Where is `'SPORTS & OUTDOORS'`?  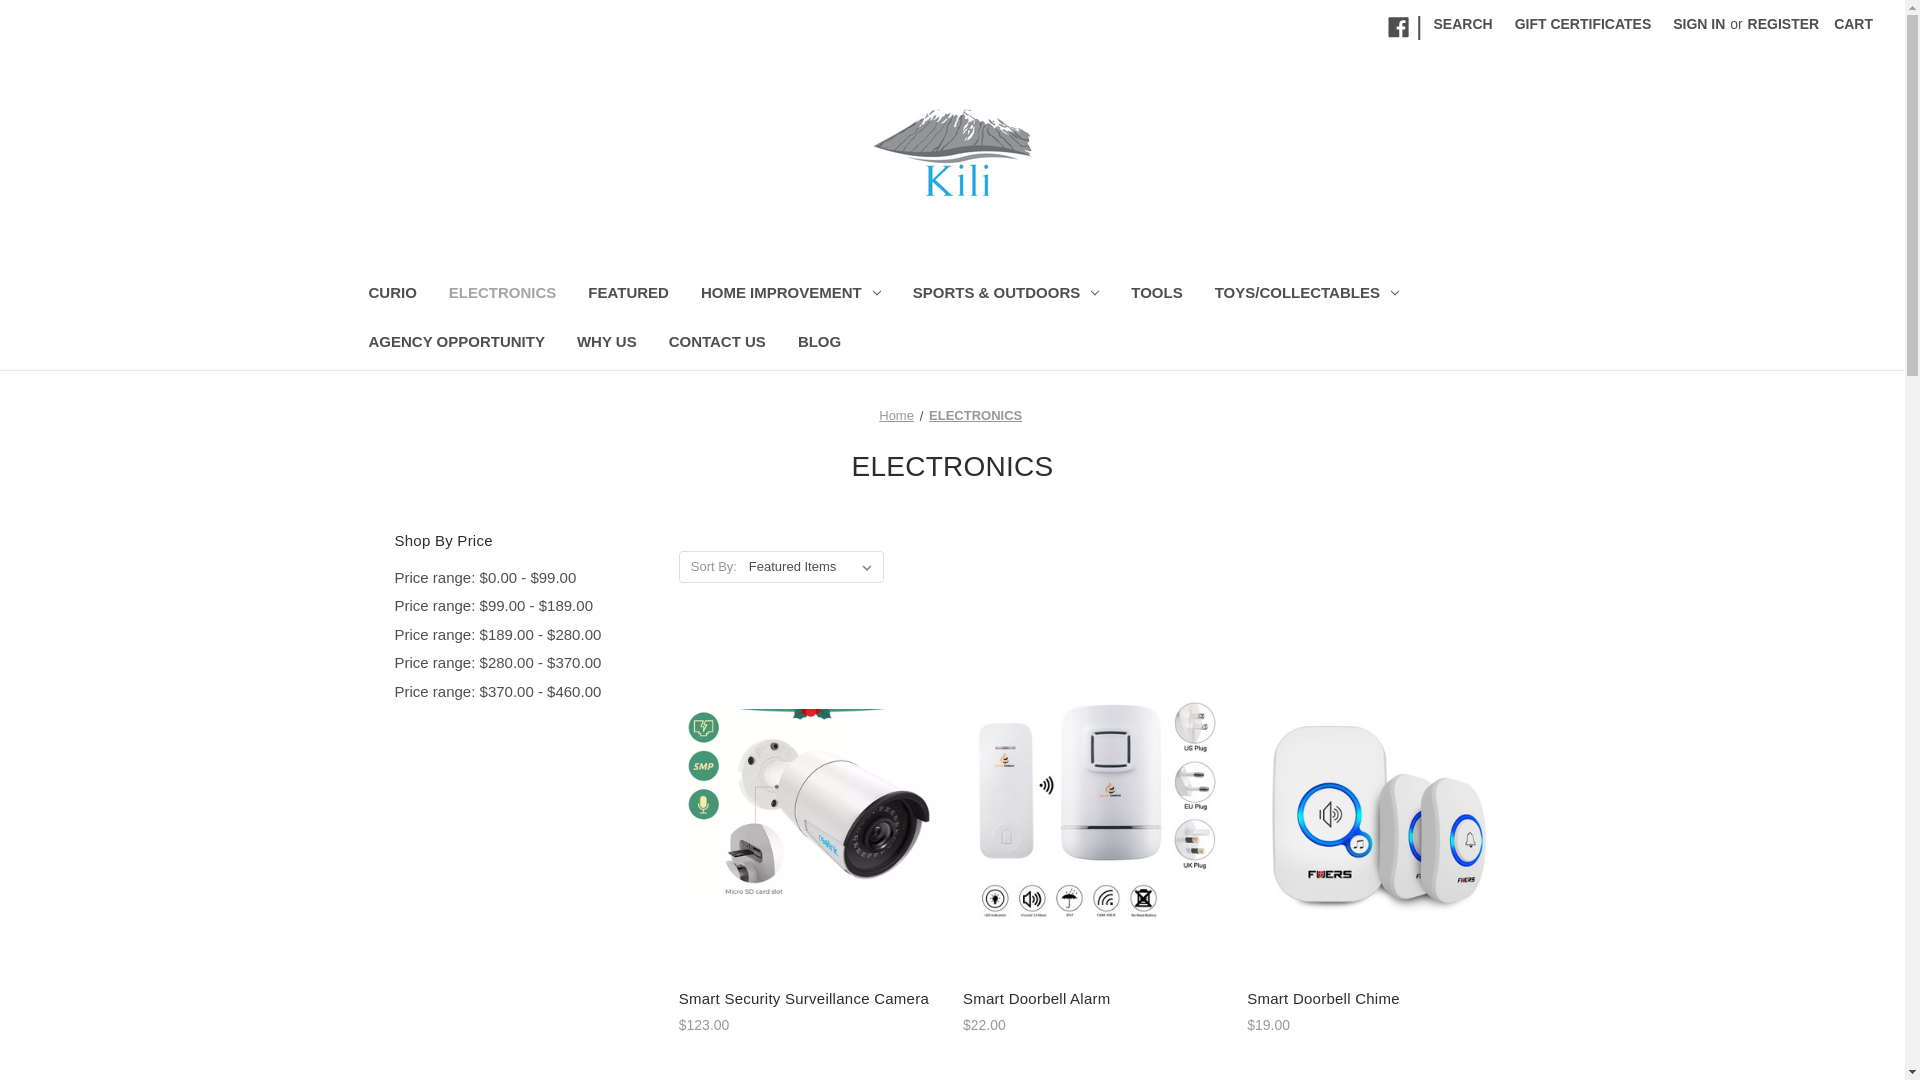 'SPORTS & OUTDOORS' is located at coordinates (1006, 295).